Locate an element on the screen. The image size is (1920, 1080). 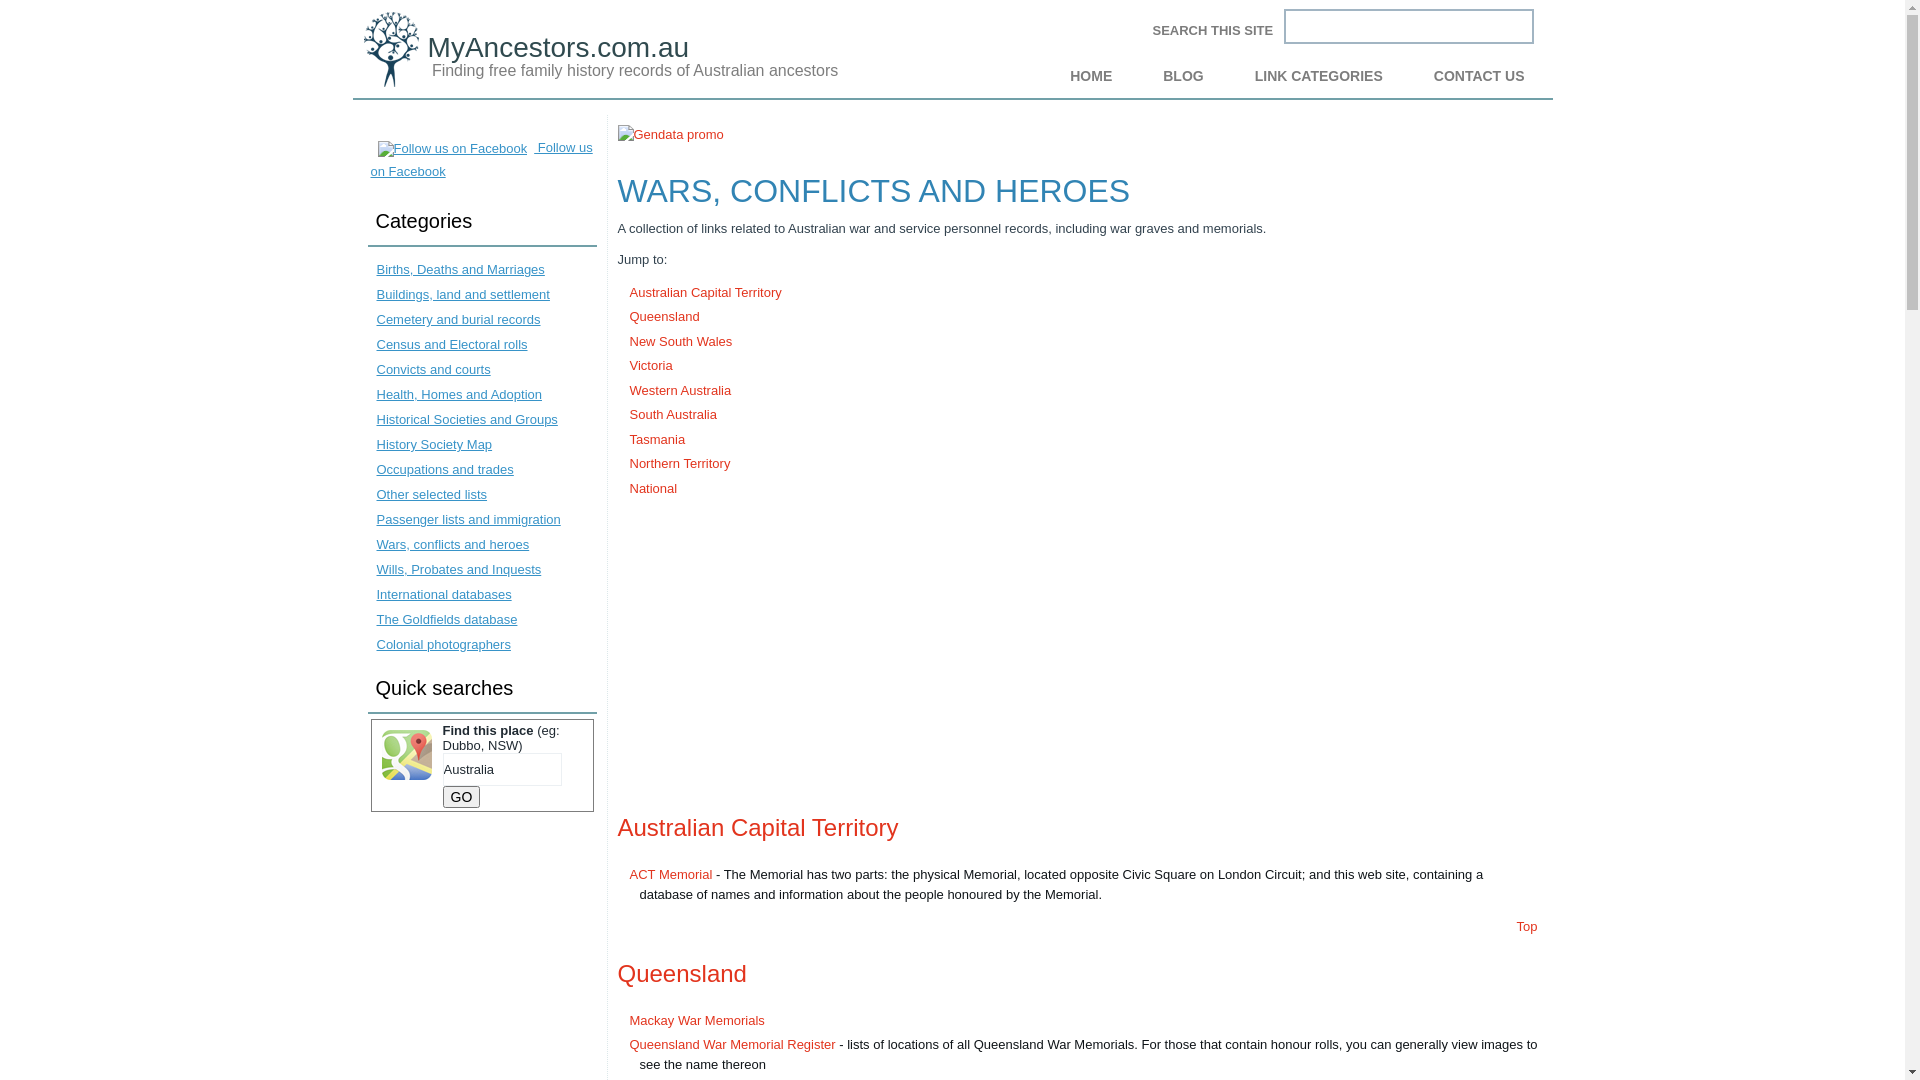
'Buildings, land and settlement' is located at coordinates (461, 294).